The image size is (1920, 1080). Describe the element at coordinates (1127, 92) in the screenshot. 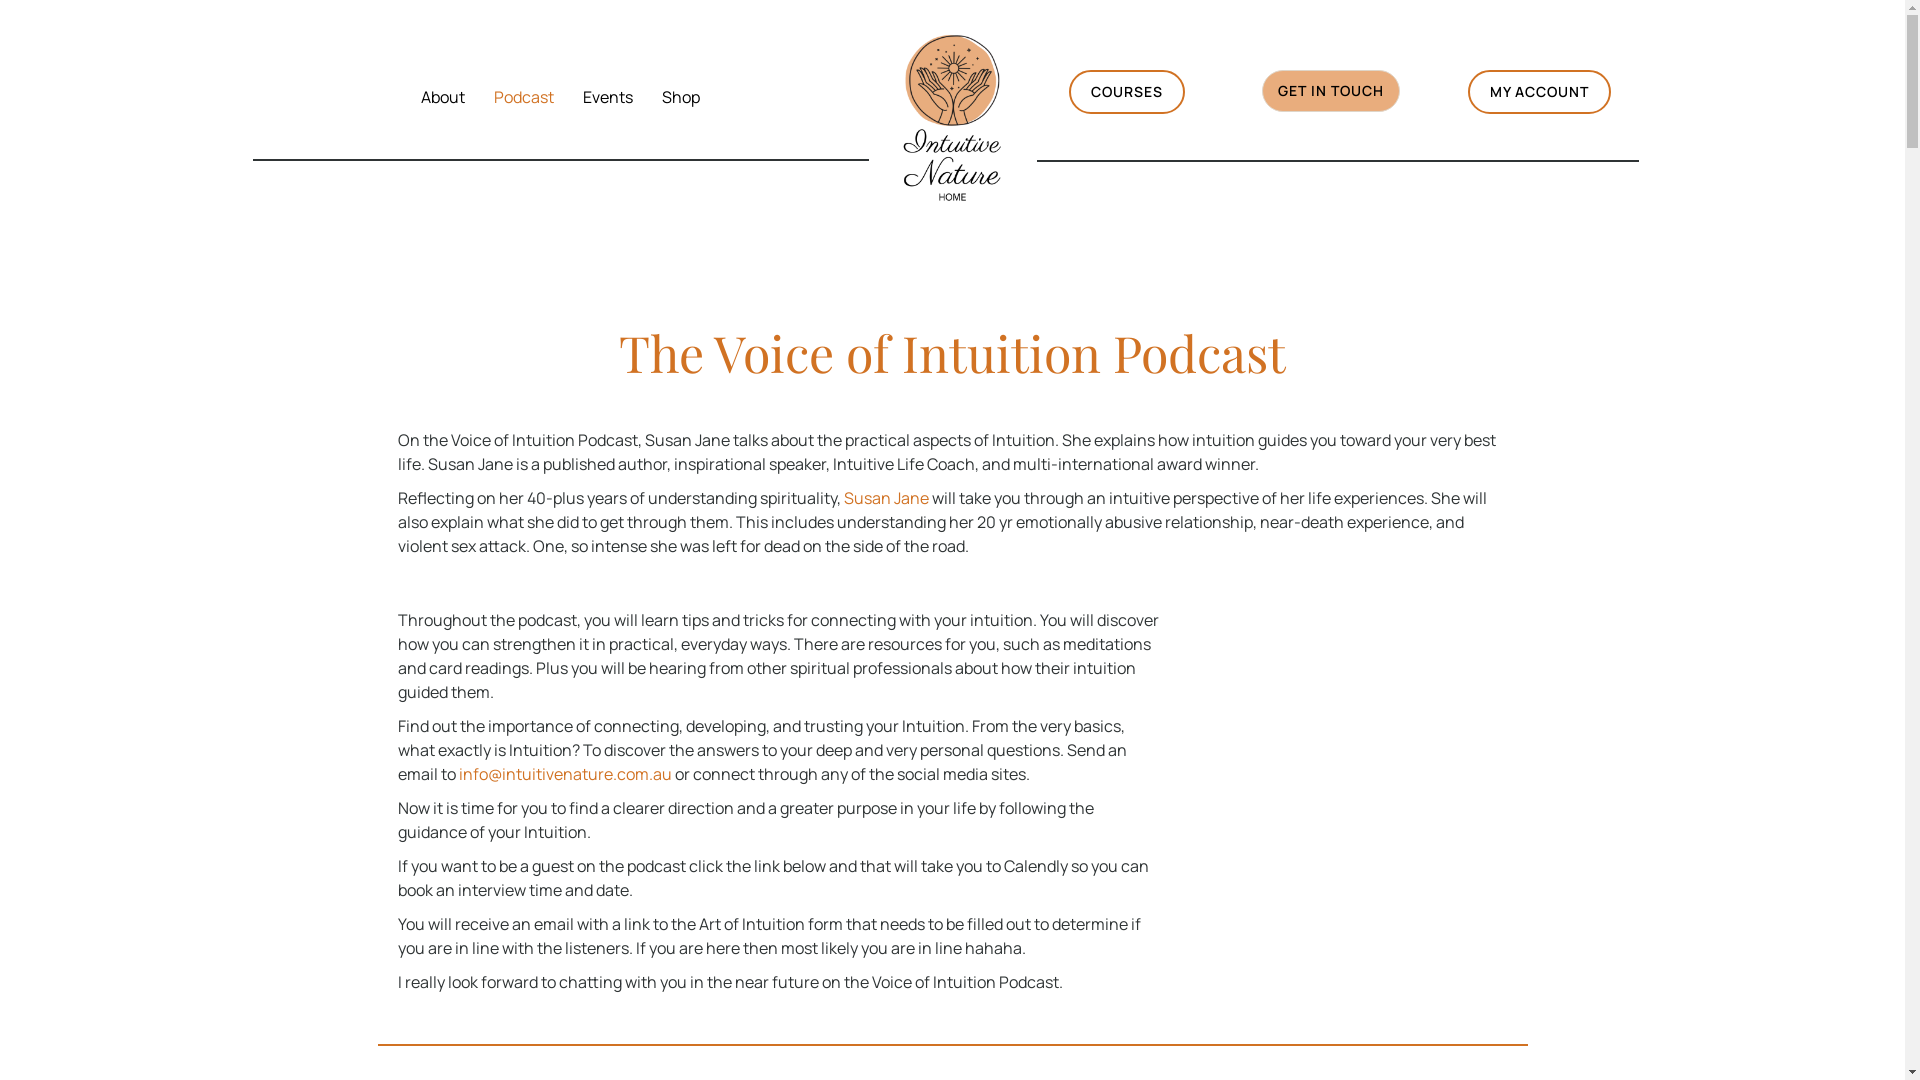

I see `'COURSES'` at that location.